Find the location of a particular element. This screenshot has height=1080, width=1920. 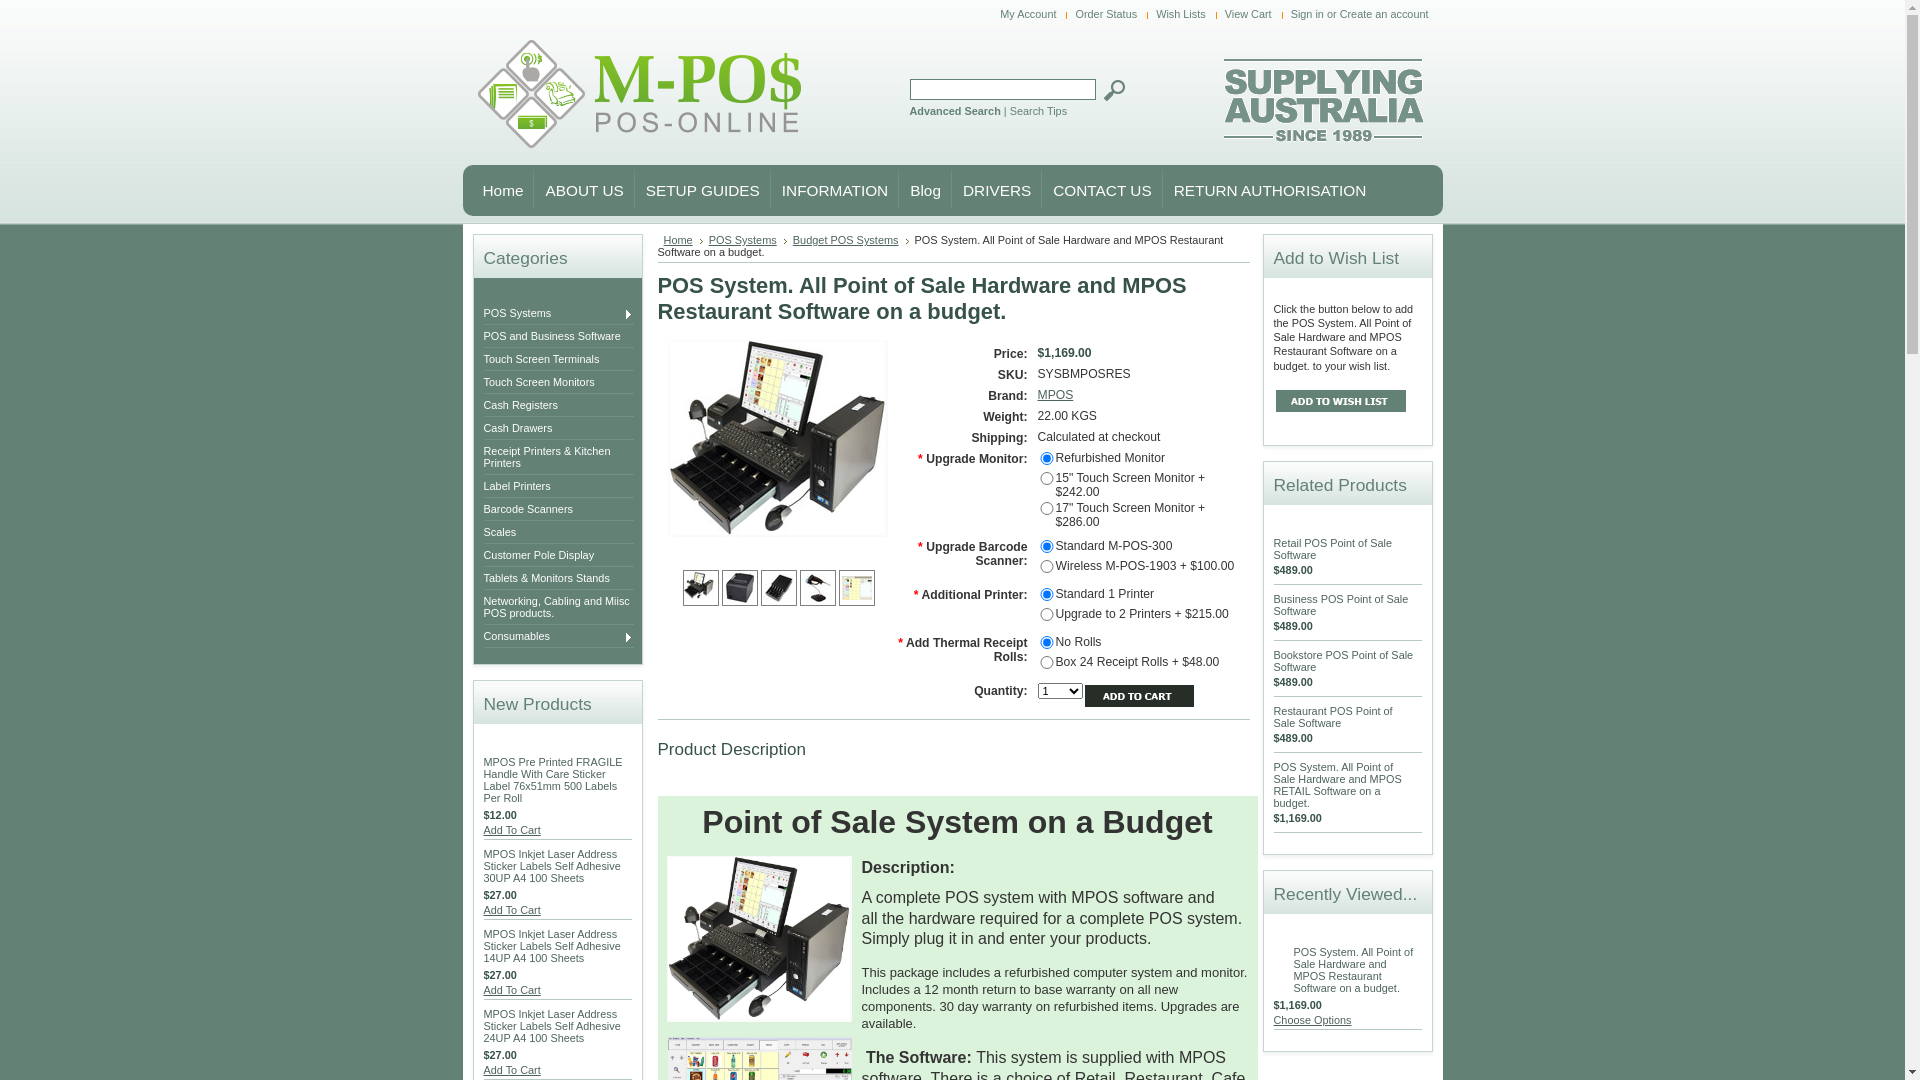

'CONTACT US' is located at coordinates (1094, 189).